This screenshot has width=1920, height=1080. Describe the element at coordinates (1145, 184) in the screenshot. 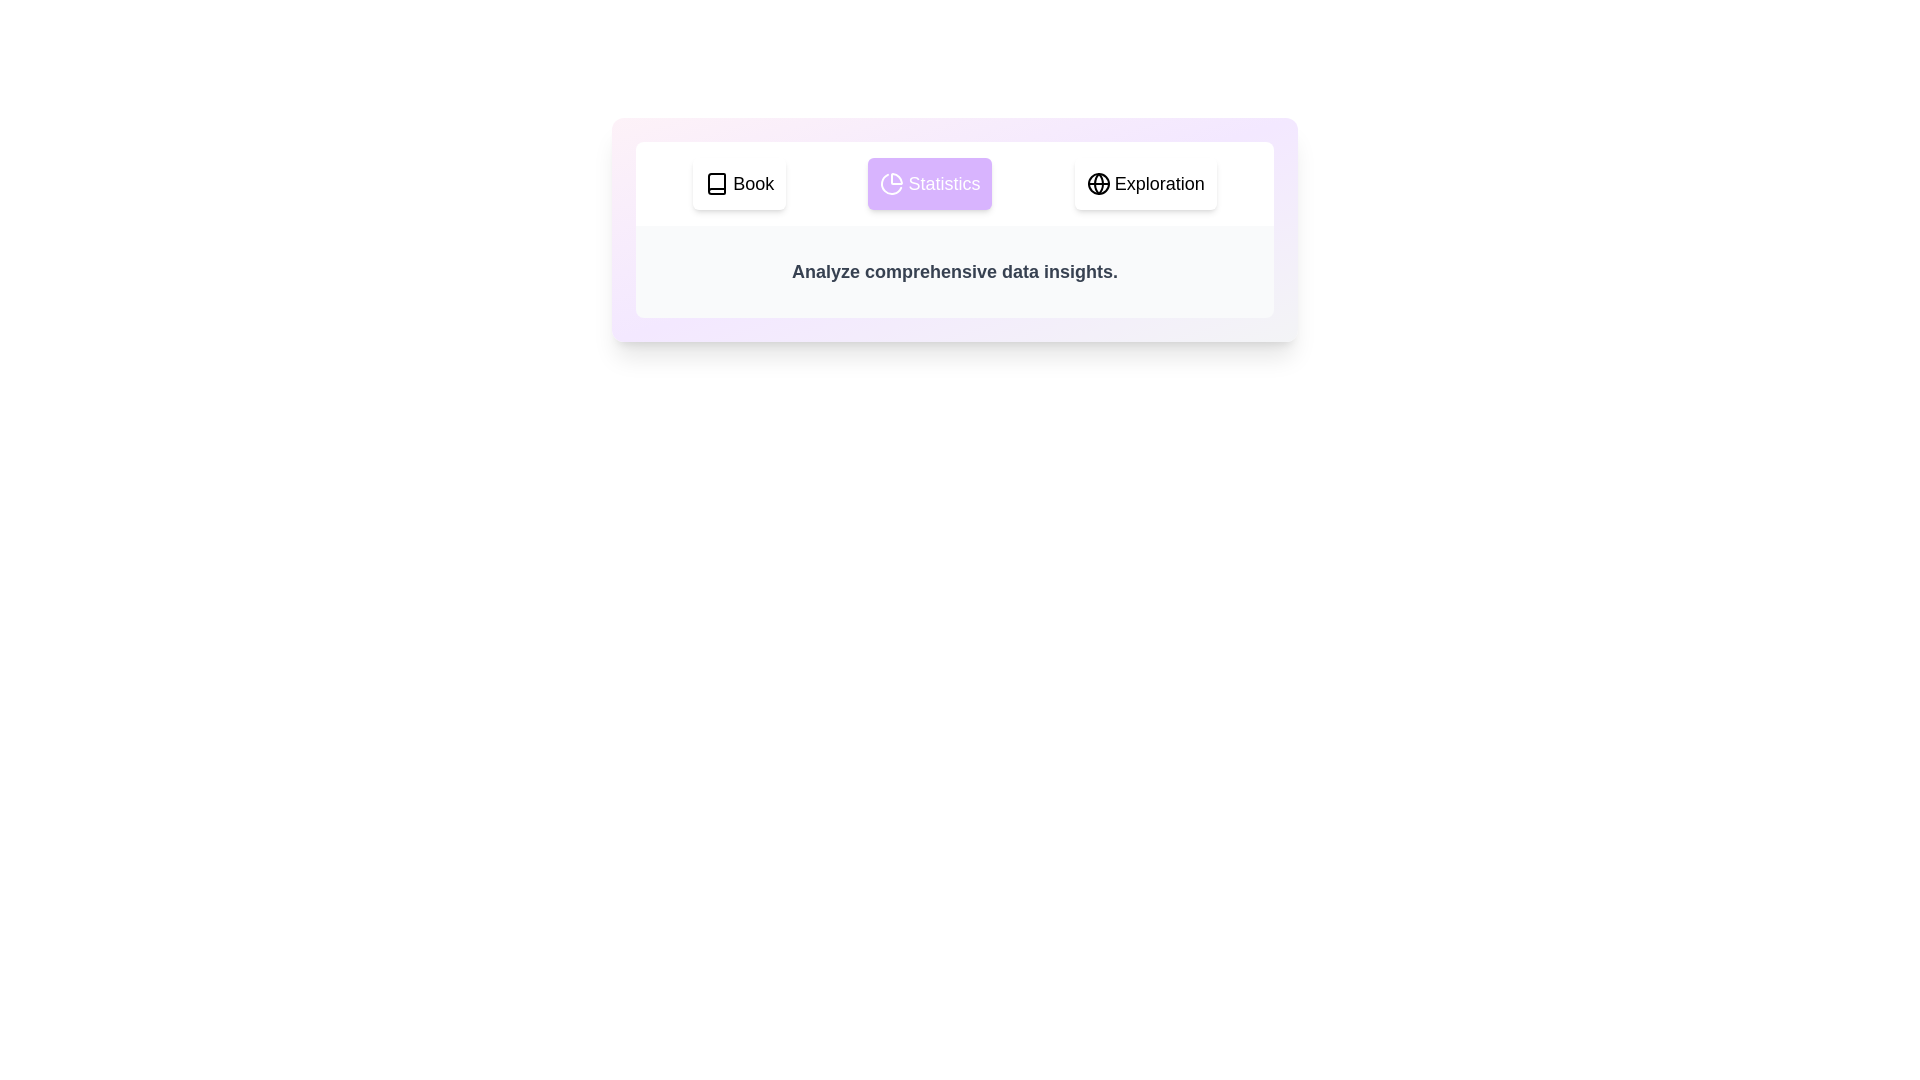

I see `the tab labeled Exploration` at that location.